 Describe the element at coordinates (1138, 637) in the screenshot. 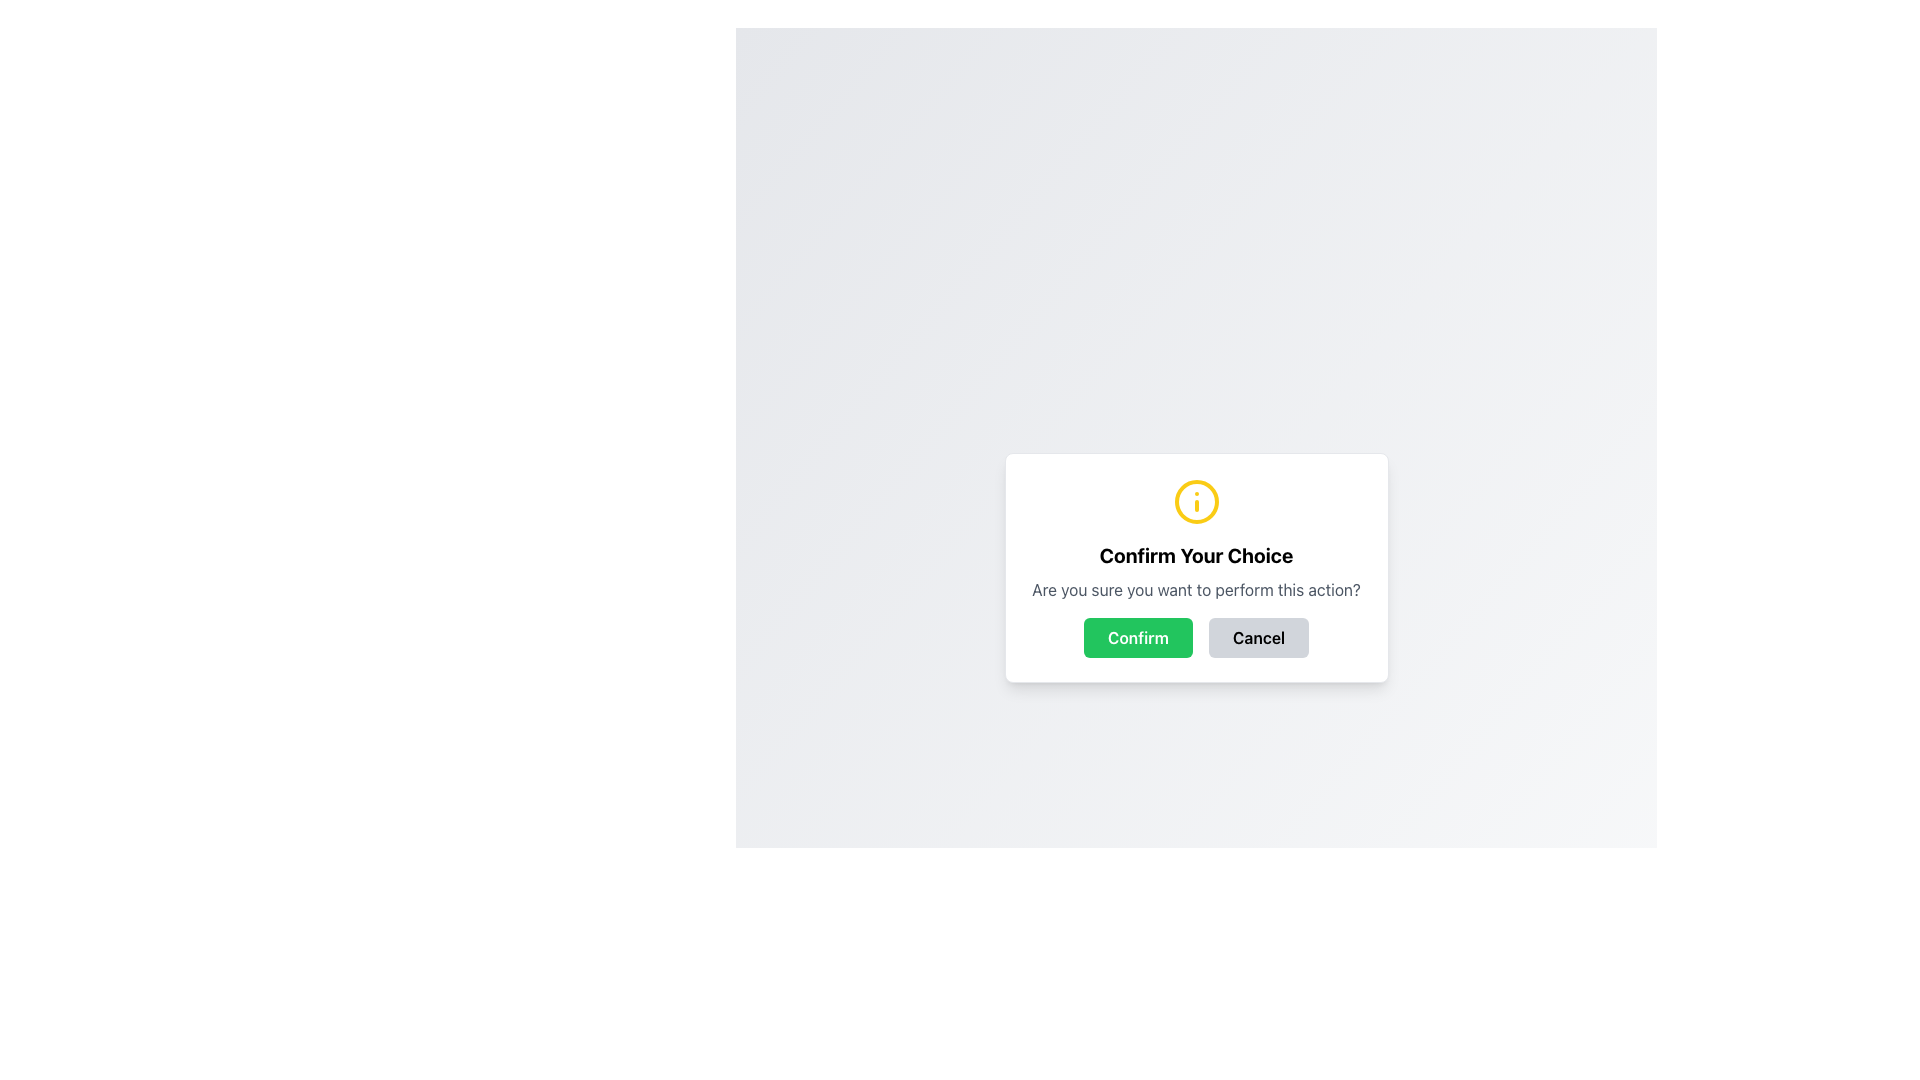

I see `the confirmation button located to the left of the 'Cancel' button, below the title 'Confirm Your Choice'` at that location.